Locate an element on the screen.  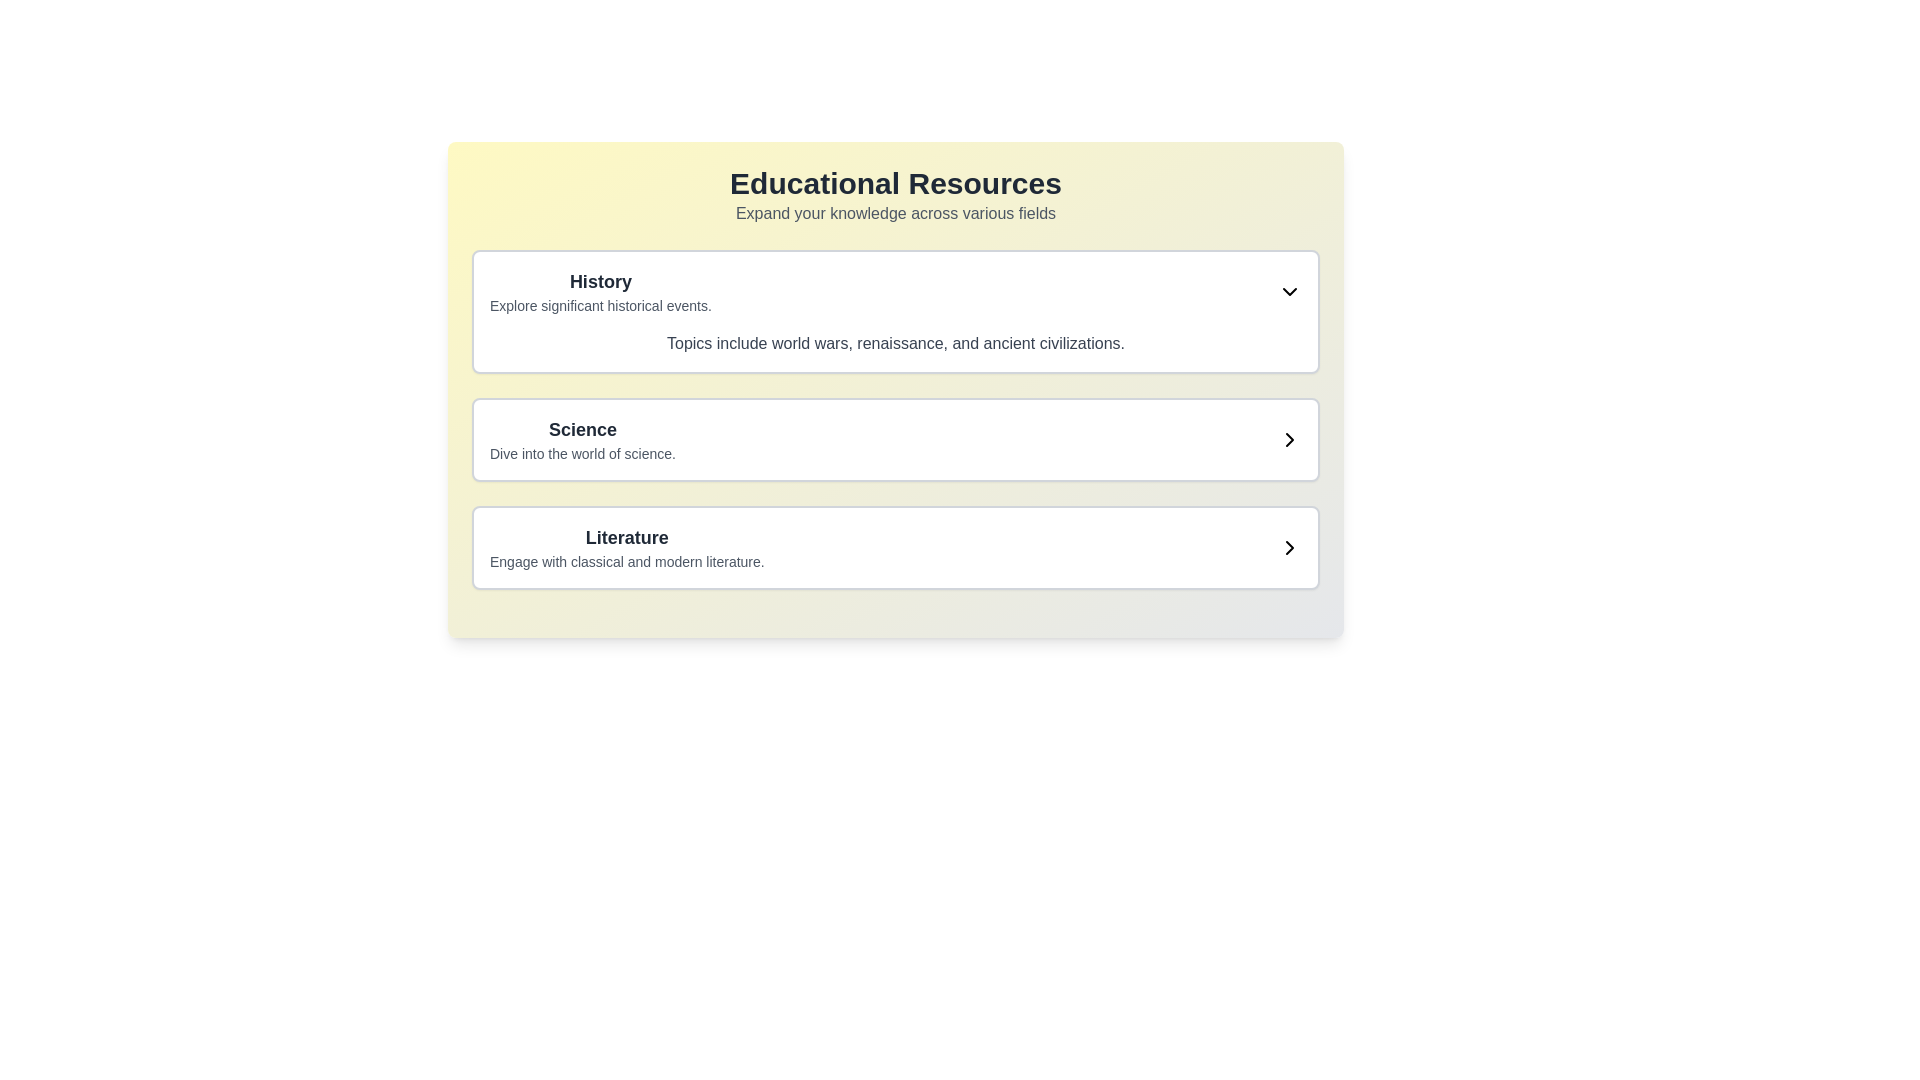
the title and description text block located at the top of the educational resources section, which precedes the 'Science' and 'Literature' sections is located at coordinates (599, 292).